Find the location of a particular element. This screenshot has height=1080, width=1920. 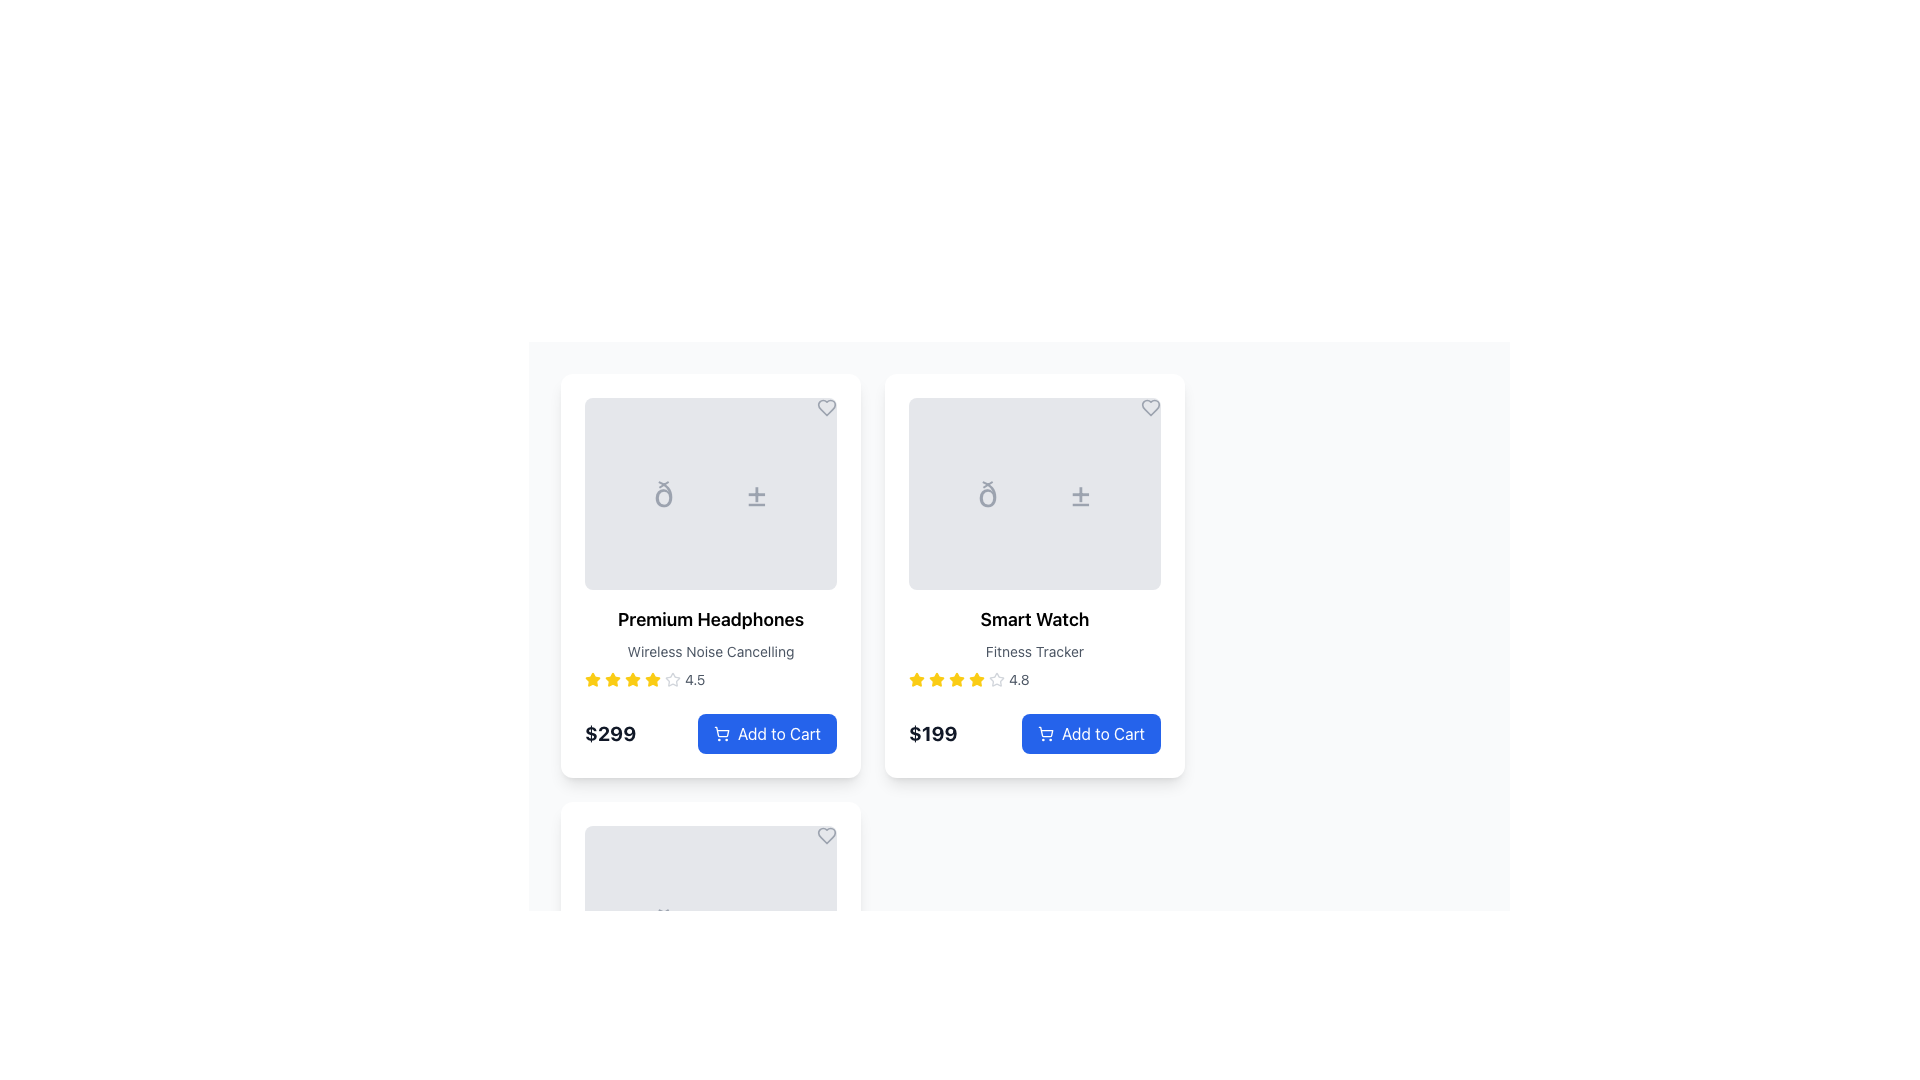

the 'Add to Cart' button label located at the bottom center of the product card is located at coordinates (778, 733).